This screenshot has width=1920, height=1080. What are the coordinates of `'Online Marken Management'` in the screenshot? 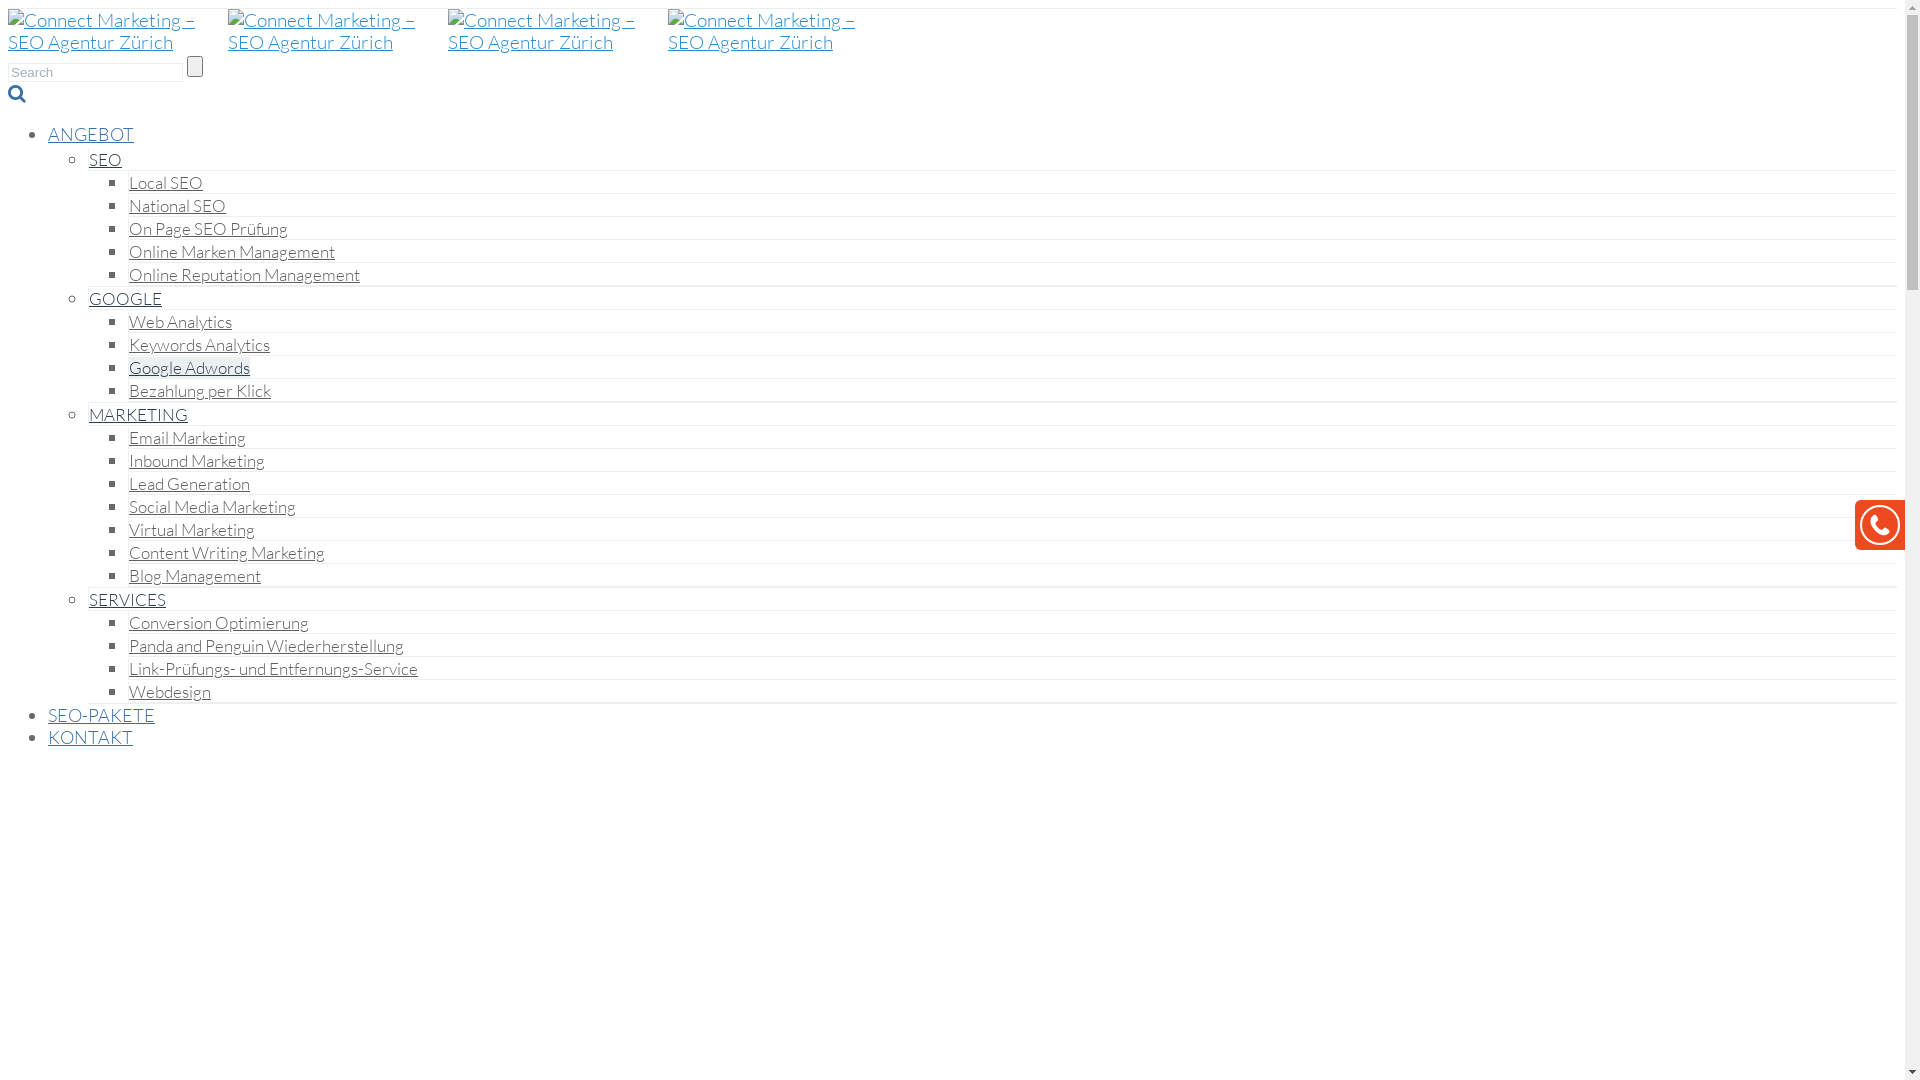 It's located at (231, 250).